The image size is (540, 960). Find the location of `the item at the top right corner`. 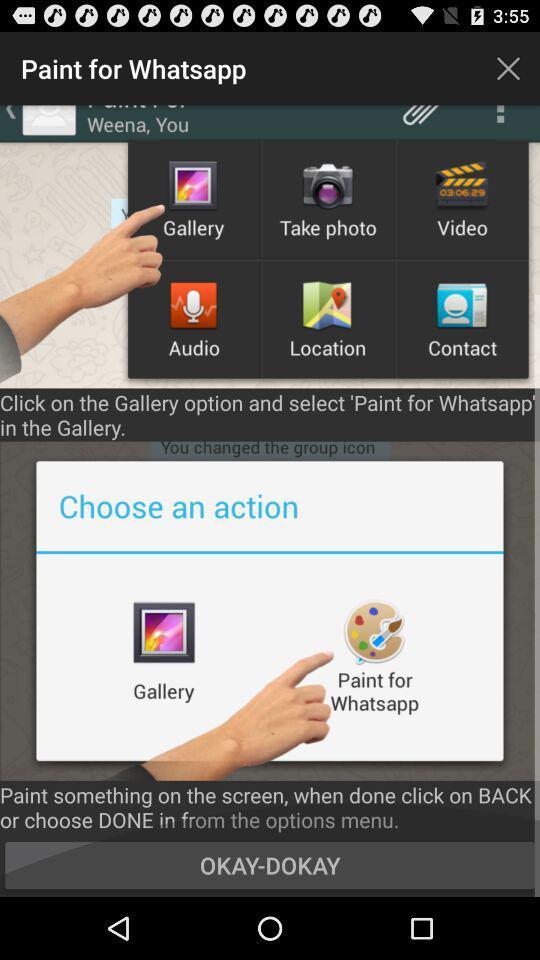

the item at the top right corner is located at coordinates (508, 68).